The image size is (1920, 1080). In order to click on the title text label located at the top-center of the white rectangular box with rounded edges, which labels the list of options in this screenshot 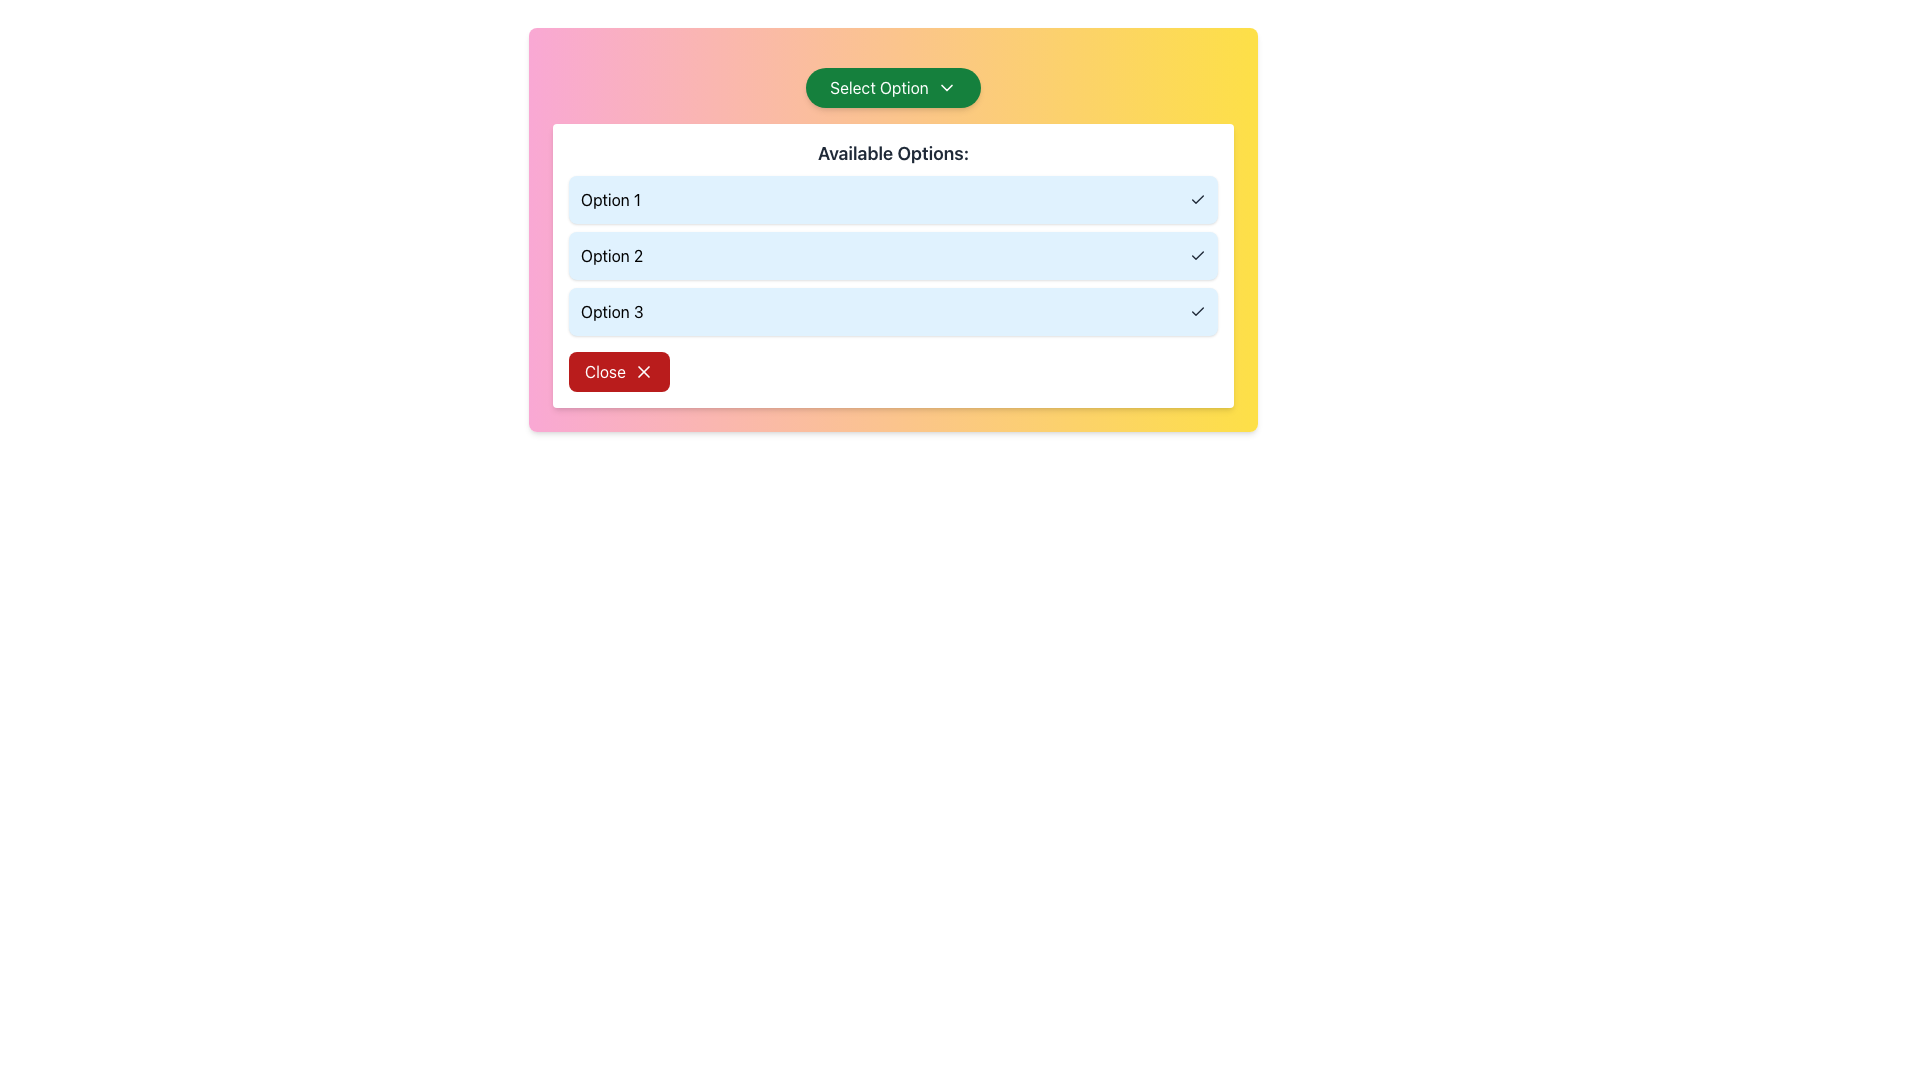, I will do `click(892, 153)`.